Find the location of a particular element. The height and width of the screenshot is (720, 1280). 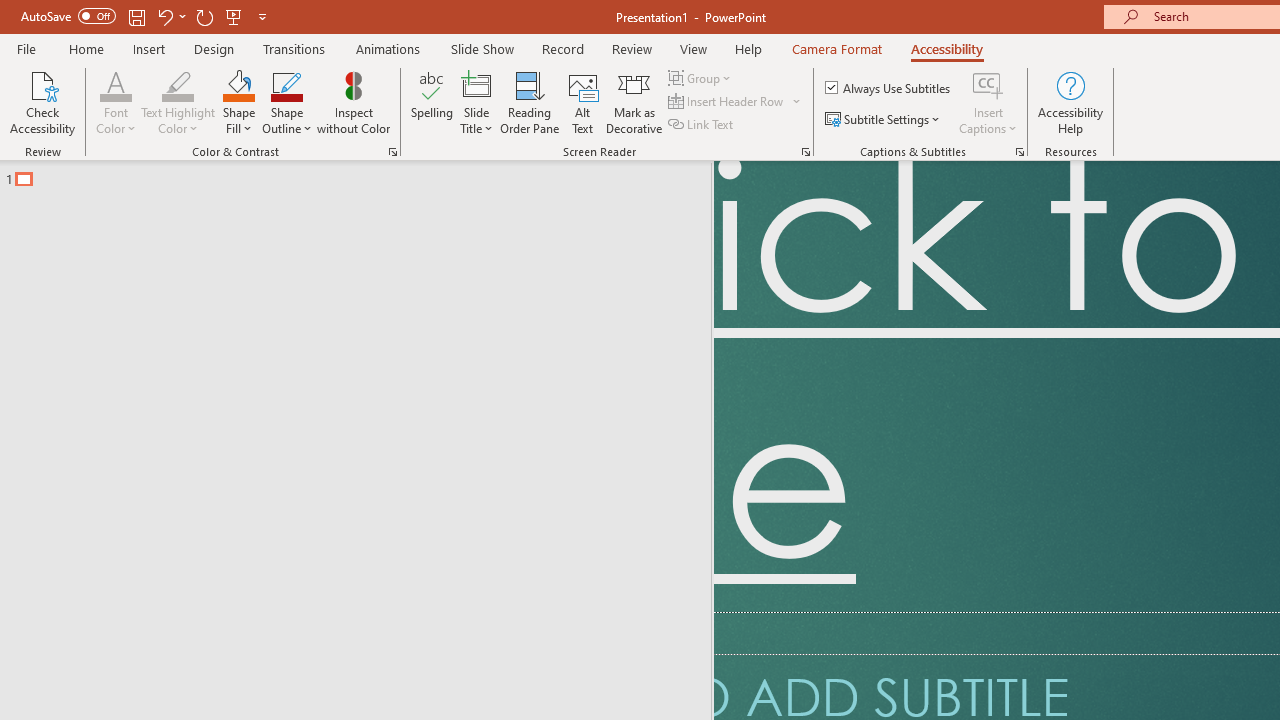

'Captions & Subtitles' is located at coordinates (1020, 150).